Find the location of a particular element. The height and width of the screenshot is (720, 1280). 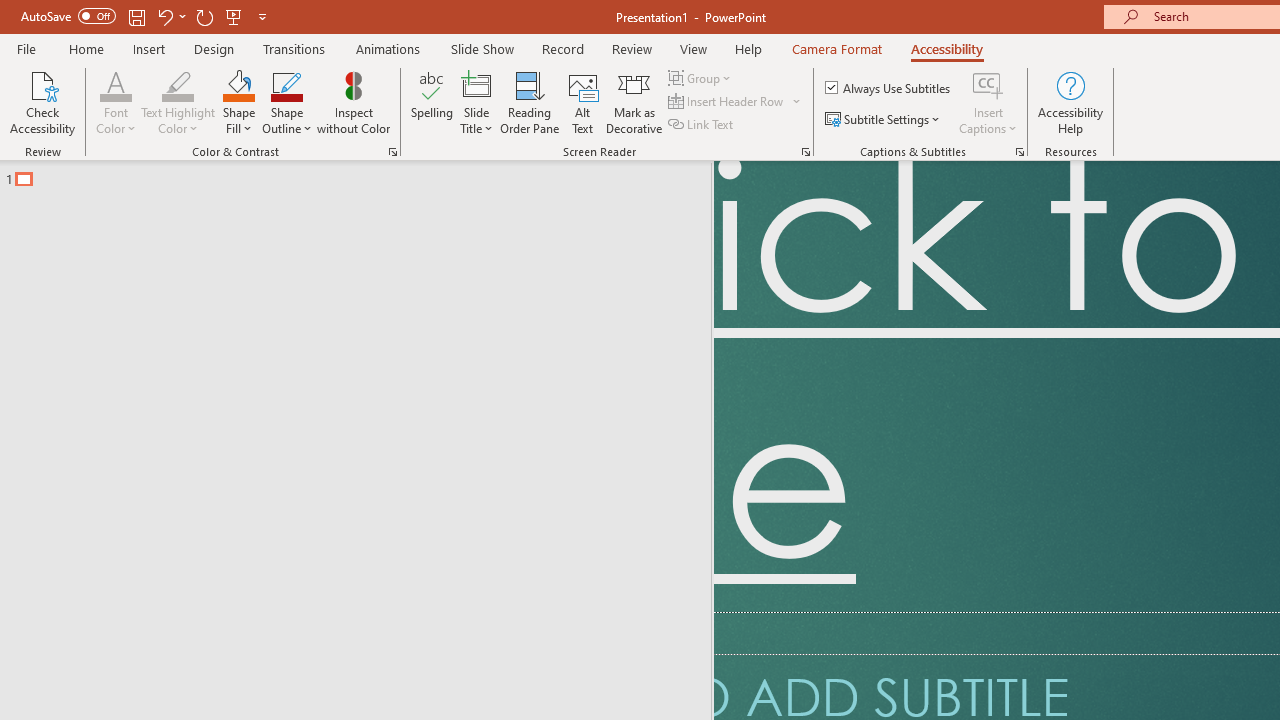

'Captions & Subtitles' is located at coordinates (1020, 150).